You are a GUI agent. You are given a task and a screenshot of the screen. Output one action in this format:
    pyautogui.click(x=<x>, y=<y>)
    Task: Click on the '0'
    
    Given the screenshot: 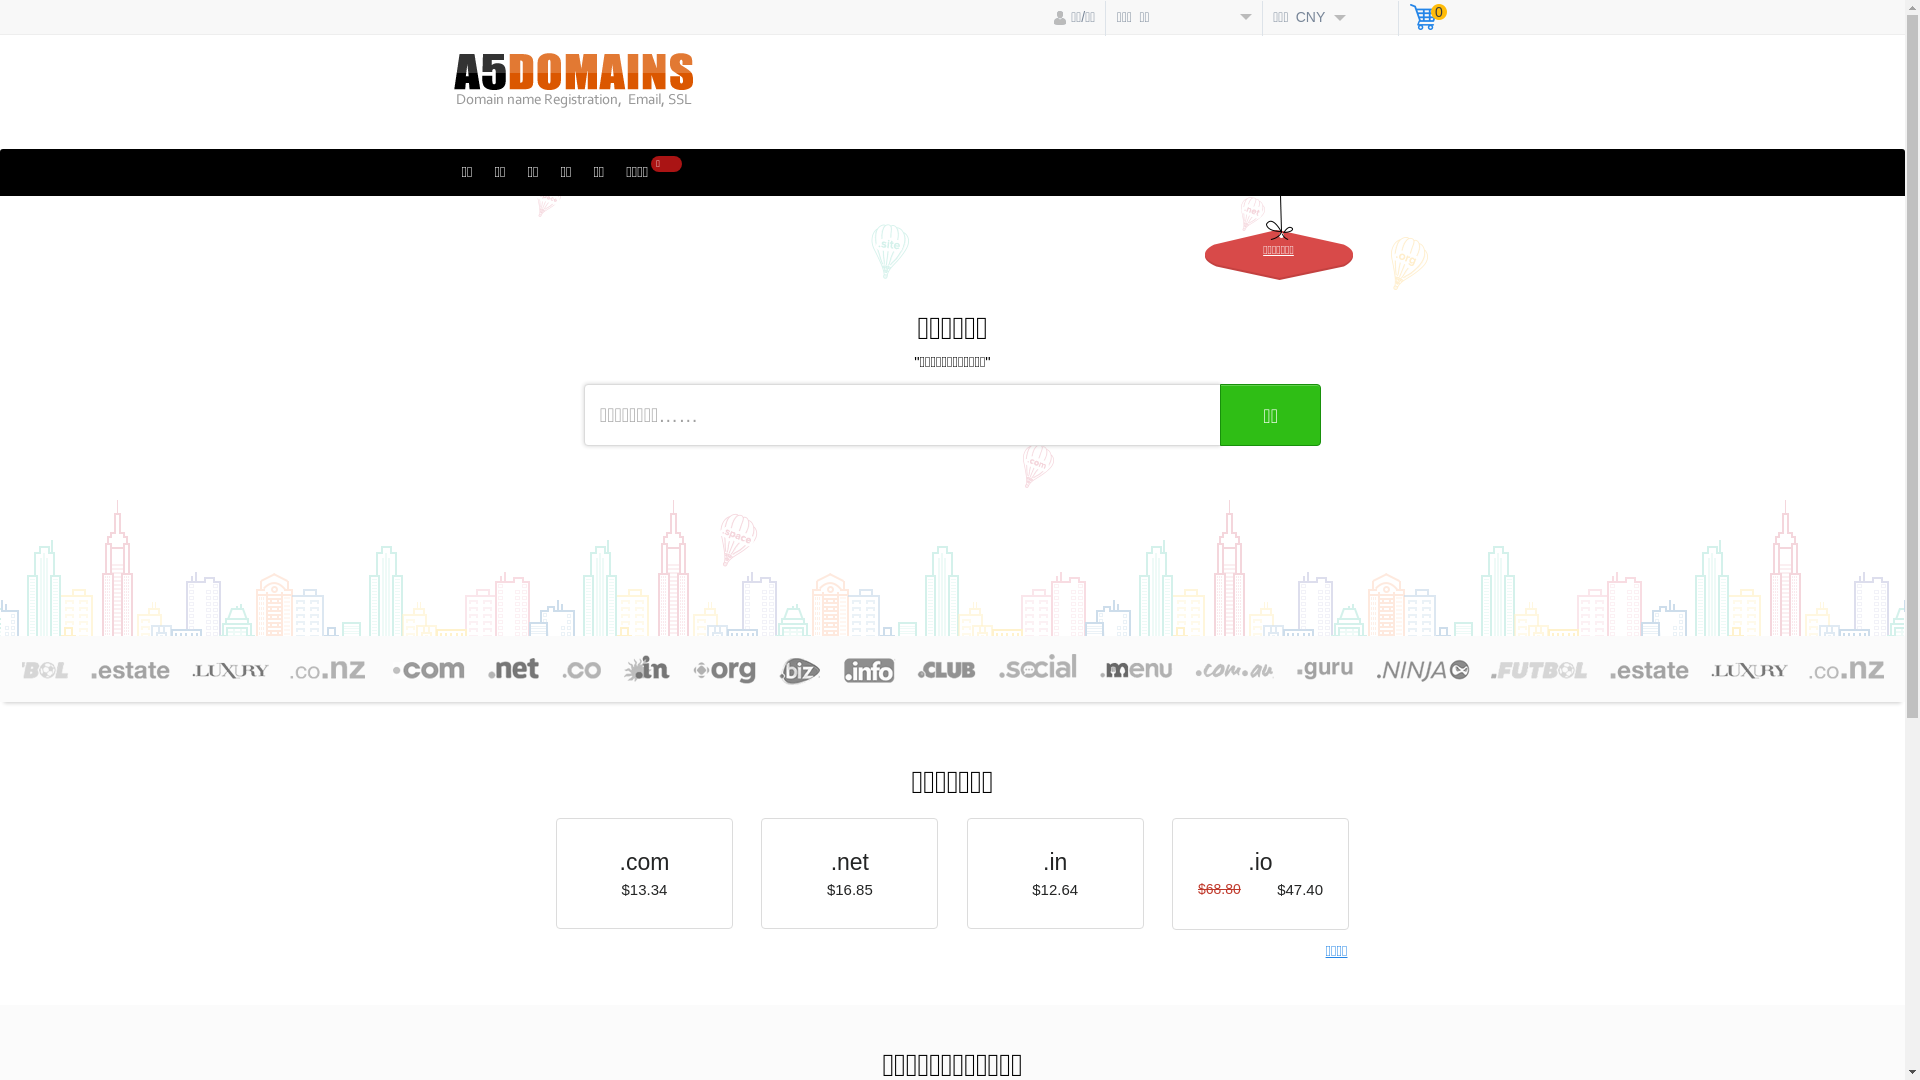 What is the action you would take?
    pyautogui.click(x=1427, y=19)
    